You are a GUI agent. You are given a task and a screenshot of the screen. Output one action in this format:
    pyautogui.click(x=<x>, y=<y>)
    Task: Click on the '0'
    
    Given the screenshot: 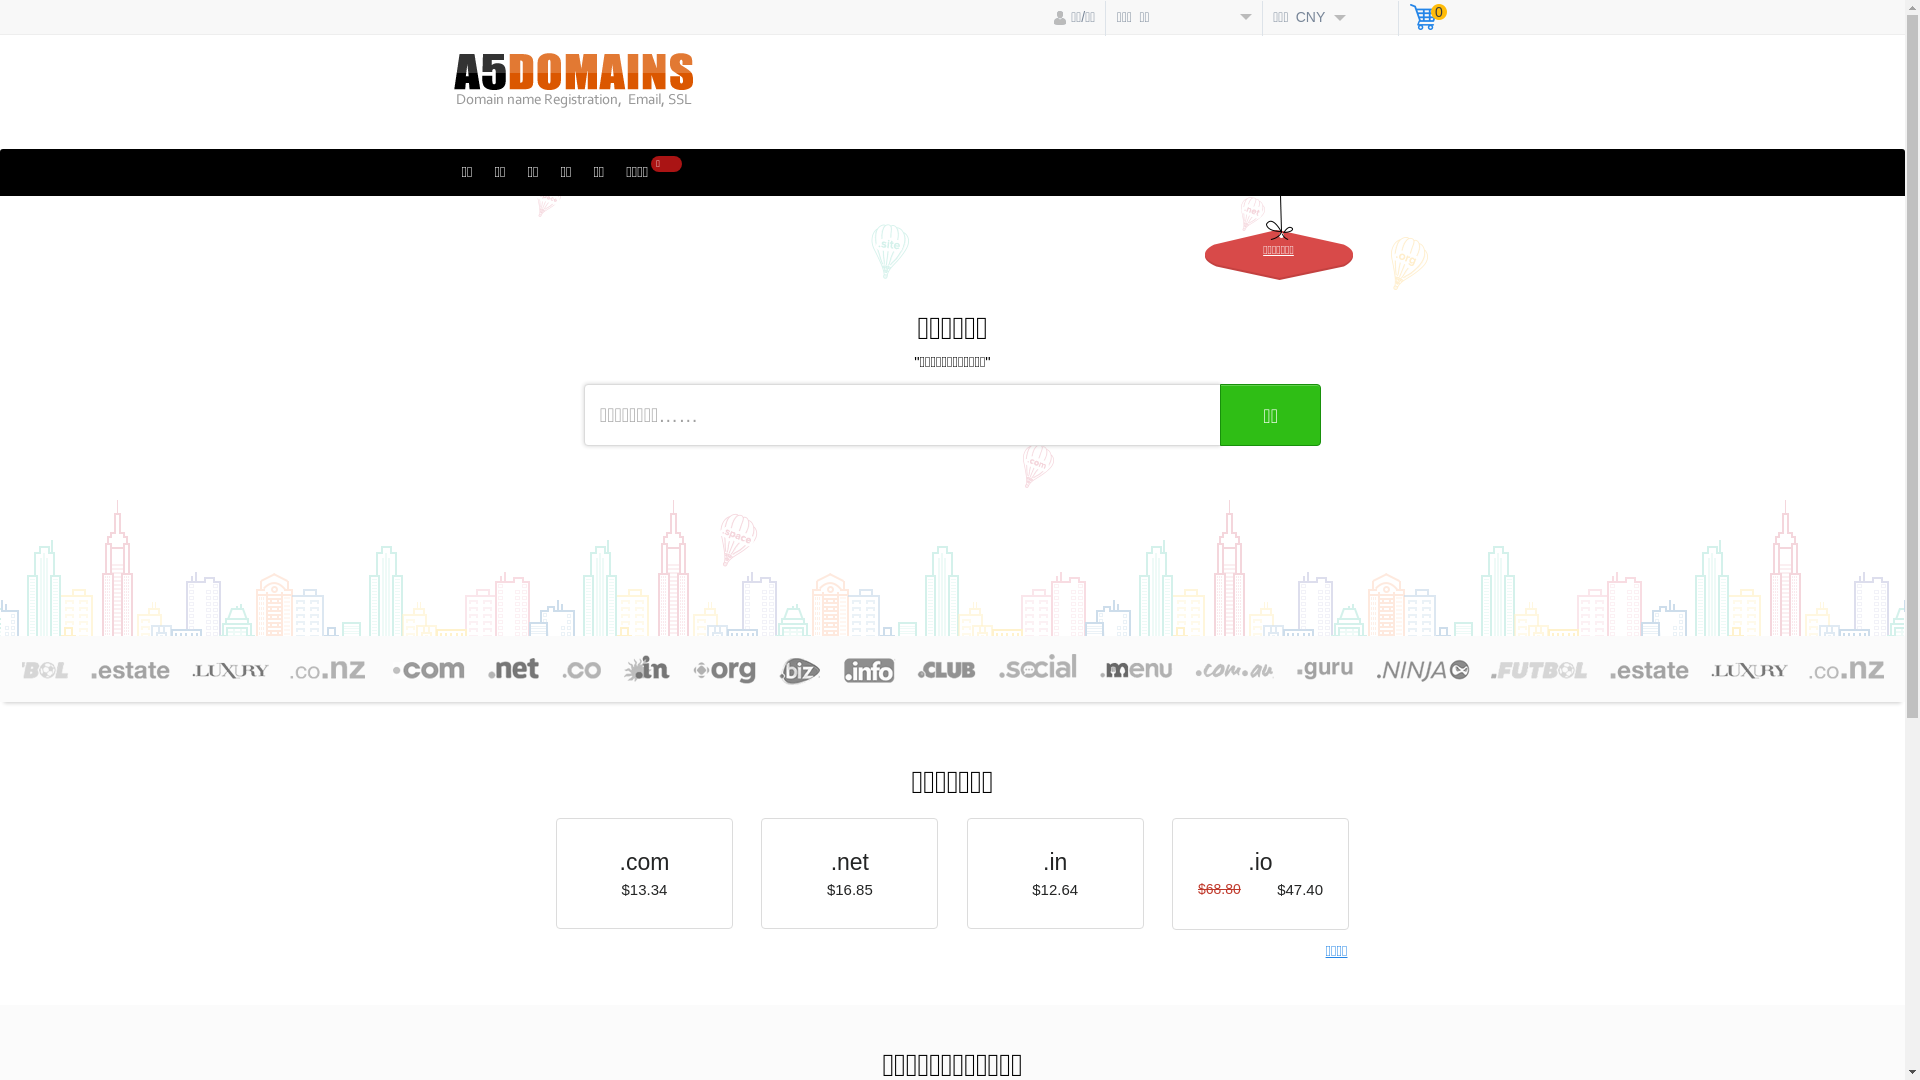 What is the action you would take?
    pyautogui.click(x=1427, y=19)
    